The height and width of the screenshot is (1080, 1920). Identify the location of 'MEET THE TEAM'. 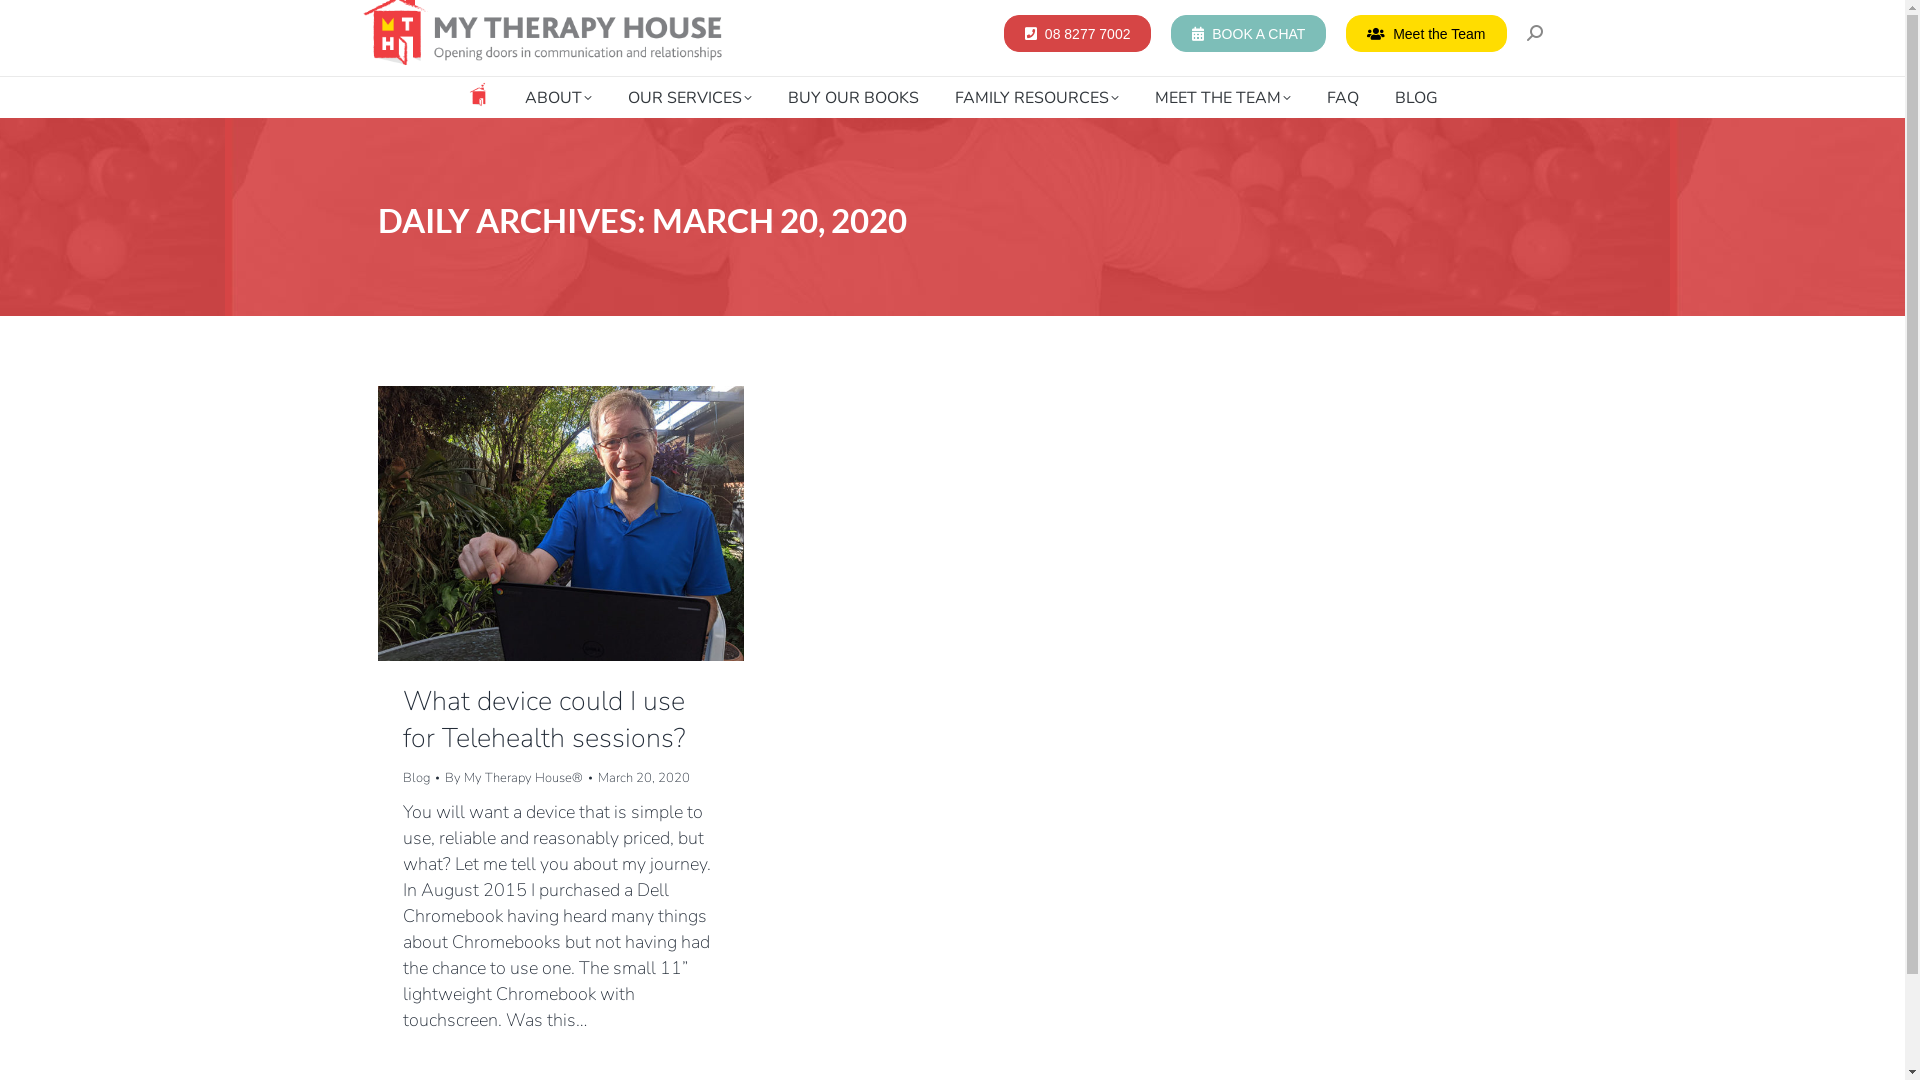
(1221, 97).